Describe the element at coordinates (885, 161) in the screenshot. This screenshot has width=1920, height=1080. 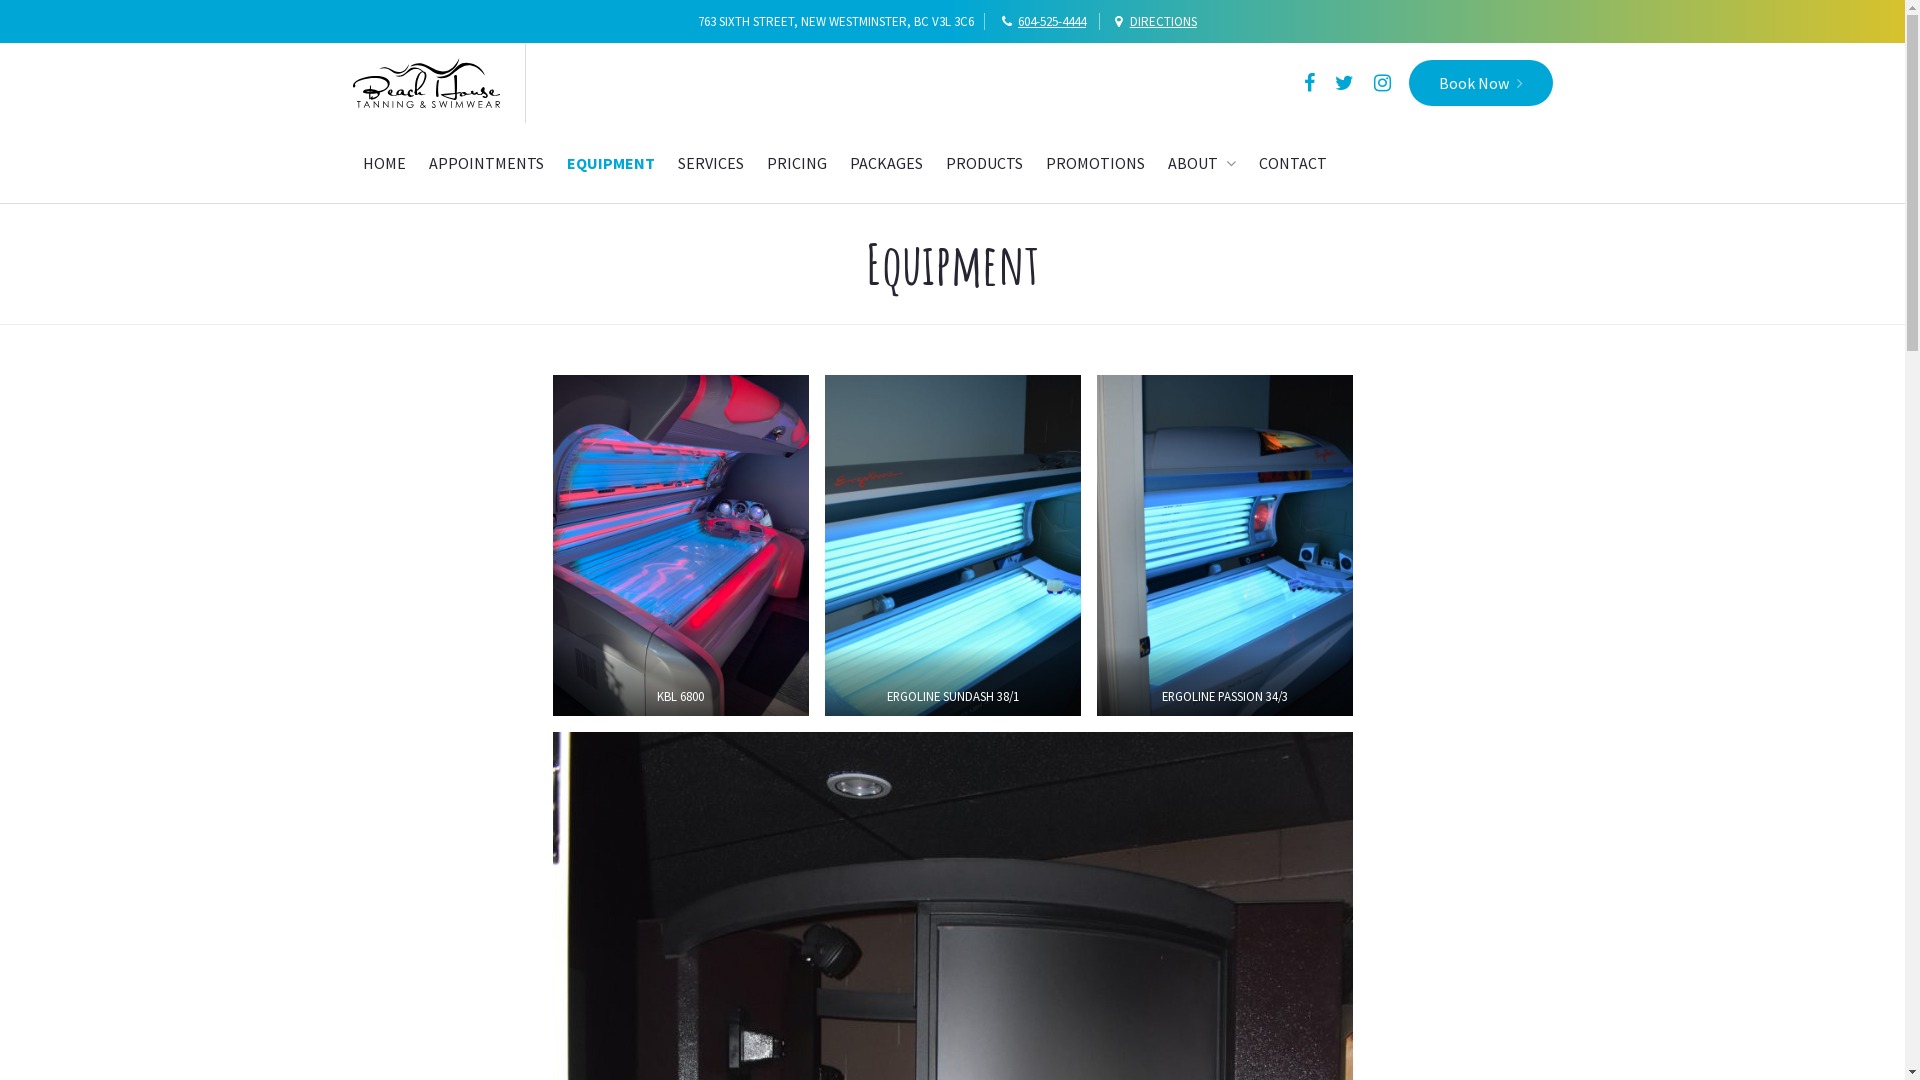
I see `'PACKAGES'` at that location.